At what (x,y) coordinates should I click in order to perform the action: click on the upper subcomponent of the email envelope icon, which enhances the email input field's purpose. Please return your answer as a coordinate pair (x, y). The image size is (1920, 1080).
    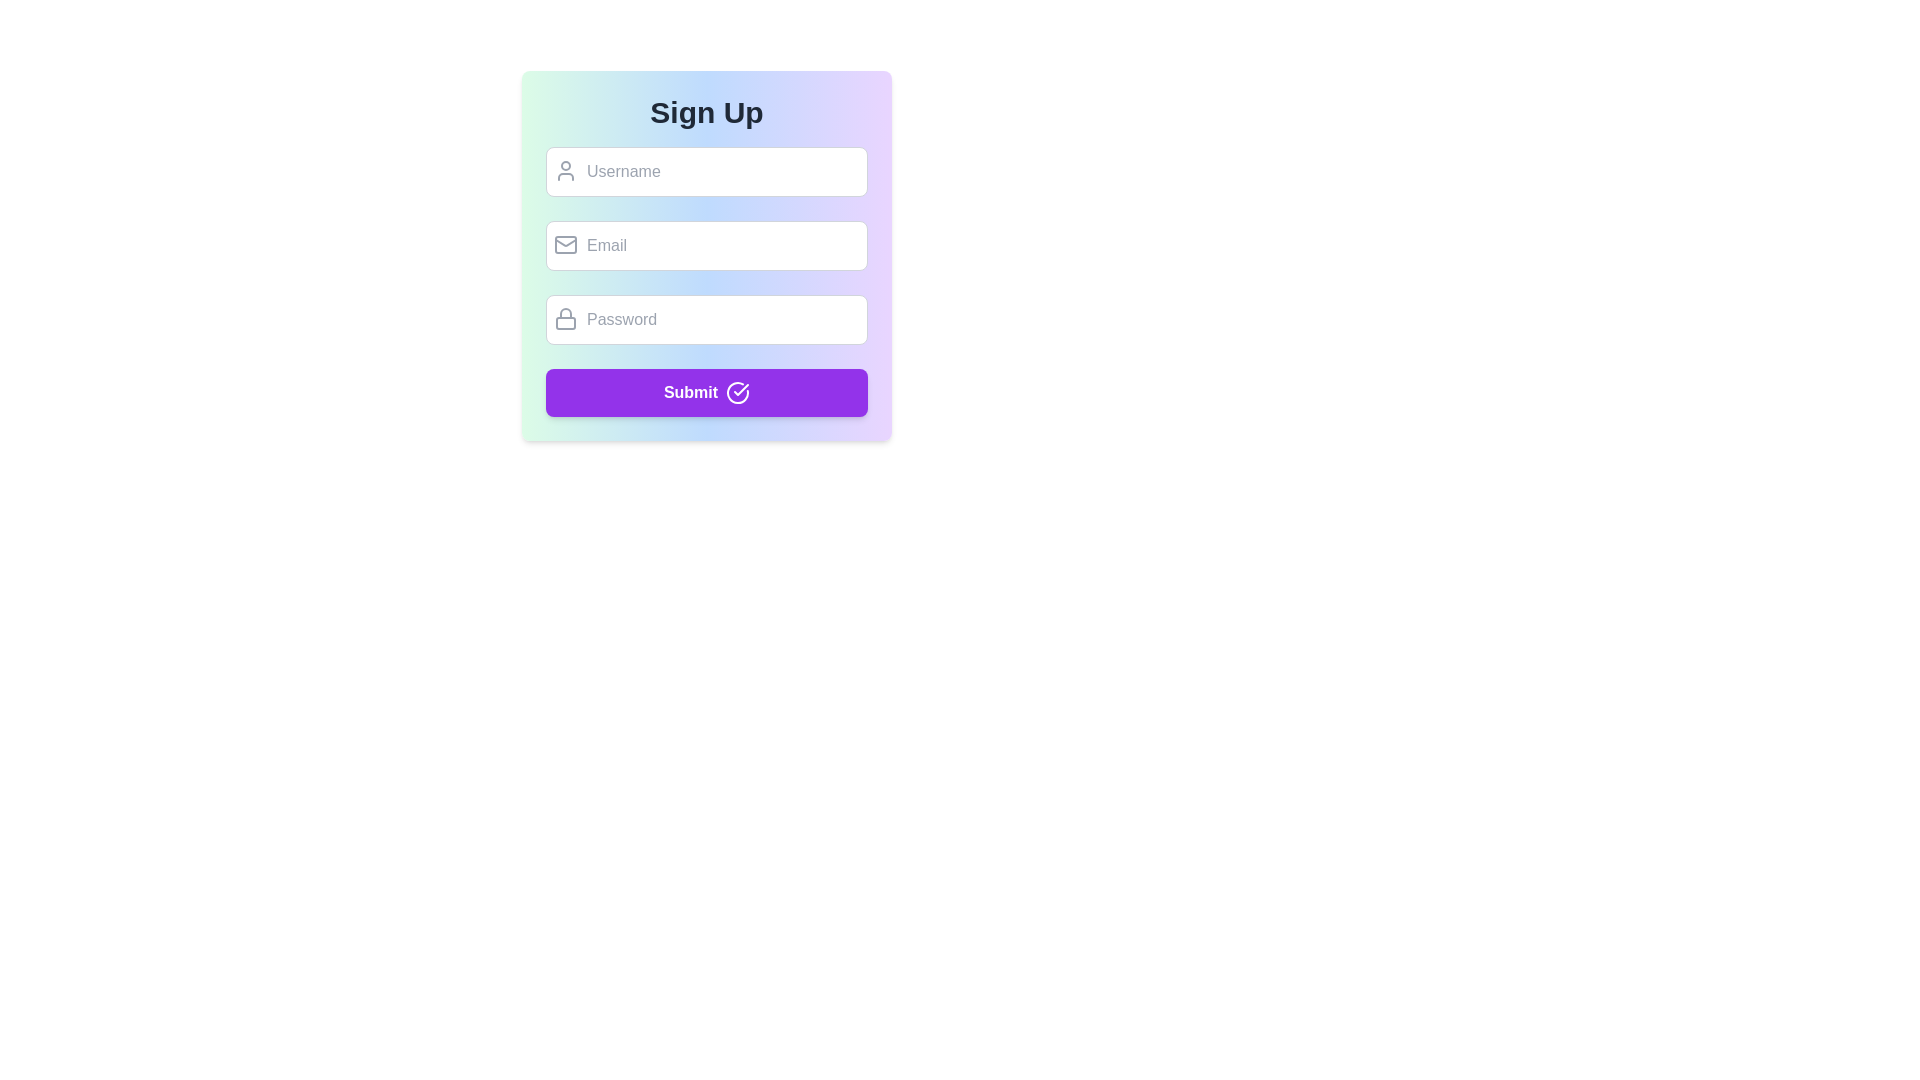
    Looking at the image, I should click on (565, 244).